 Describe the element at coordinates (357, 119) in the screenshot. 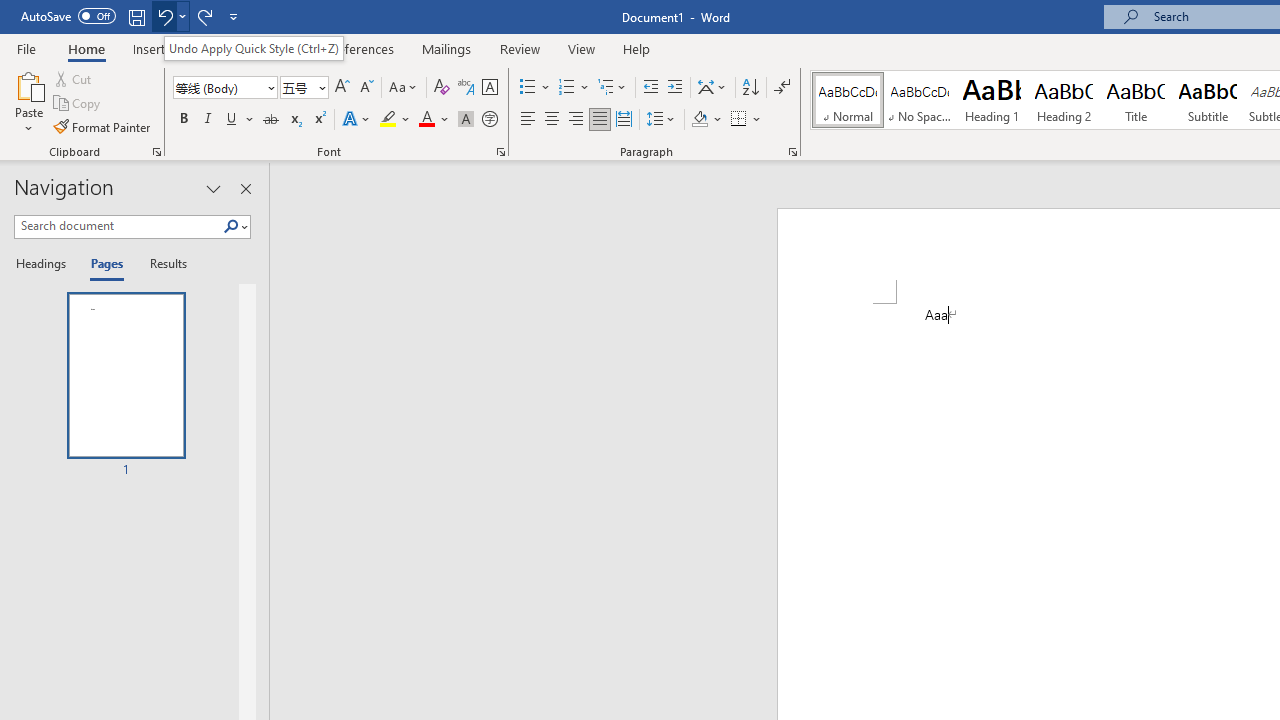

I see `'Text Effects and Typography'` at that location.